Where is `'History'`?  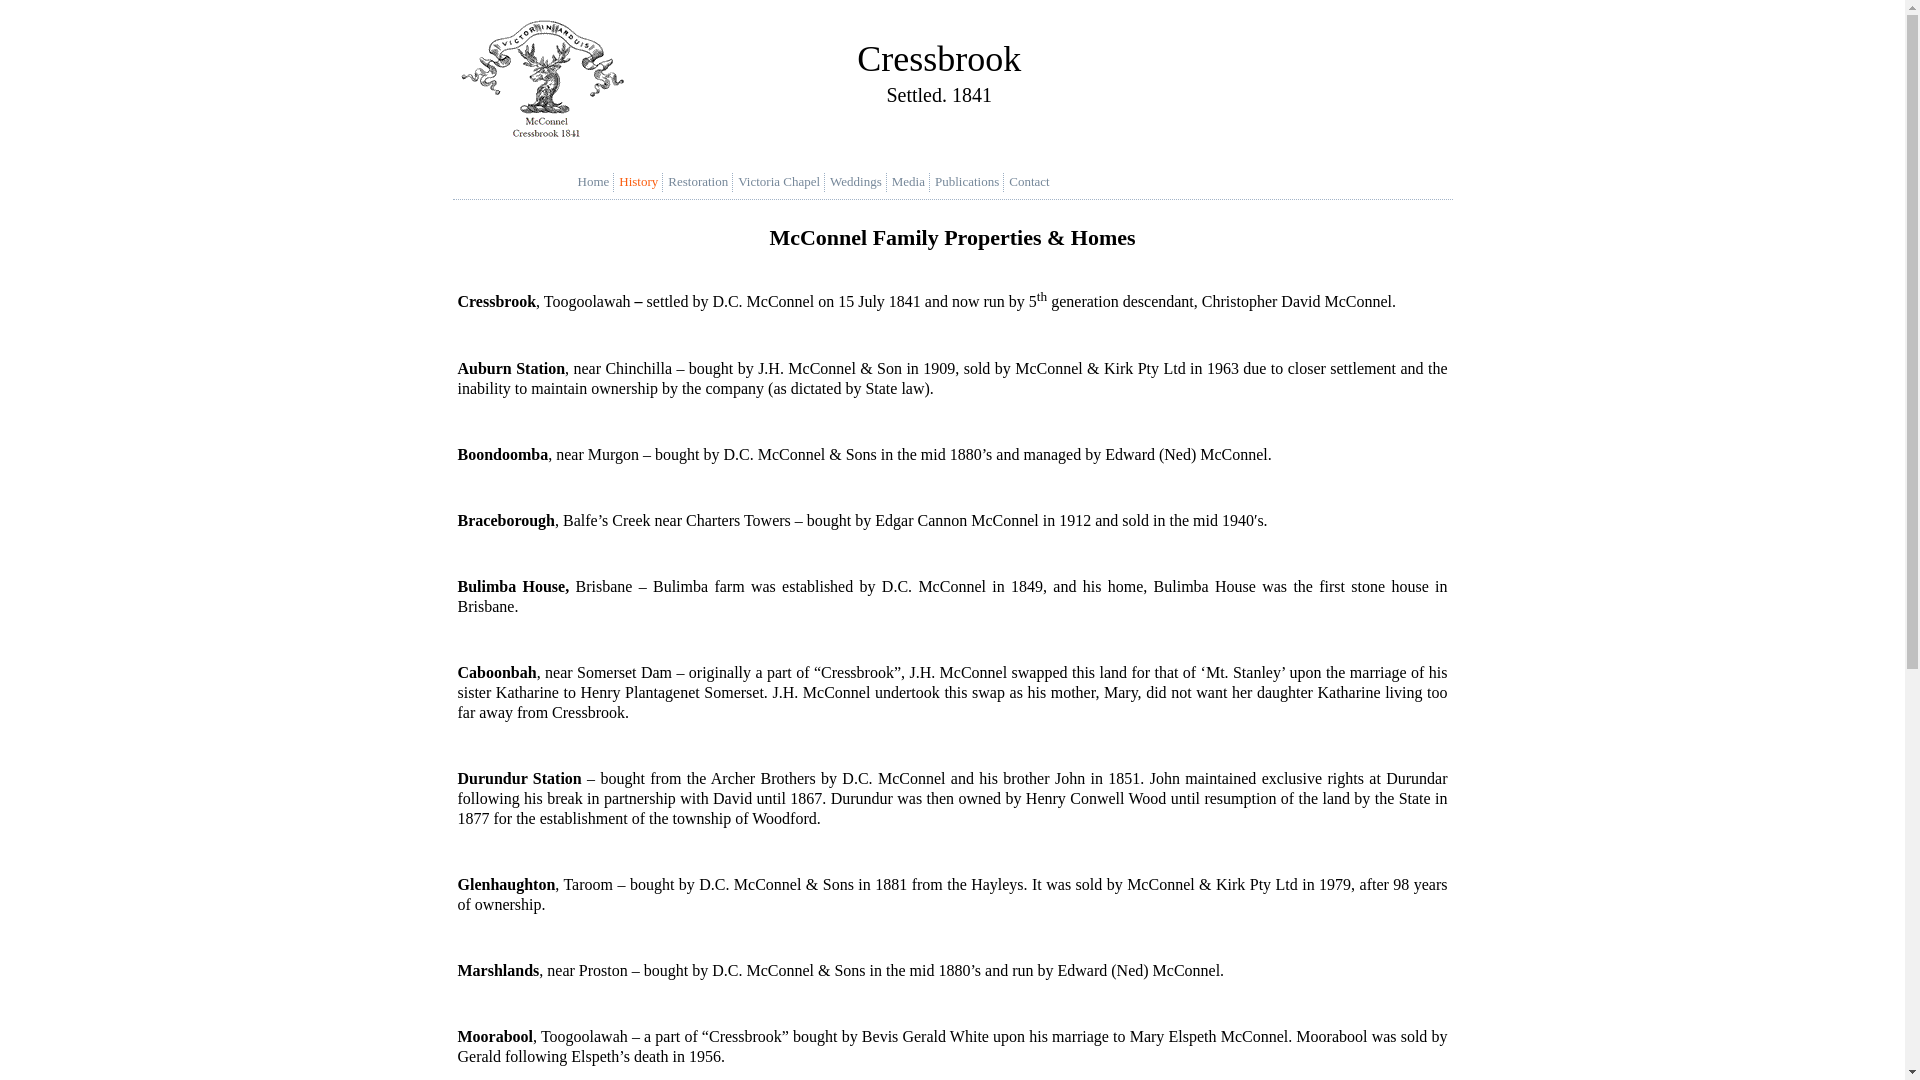
'History' is located at coordinates (643, 181).